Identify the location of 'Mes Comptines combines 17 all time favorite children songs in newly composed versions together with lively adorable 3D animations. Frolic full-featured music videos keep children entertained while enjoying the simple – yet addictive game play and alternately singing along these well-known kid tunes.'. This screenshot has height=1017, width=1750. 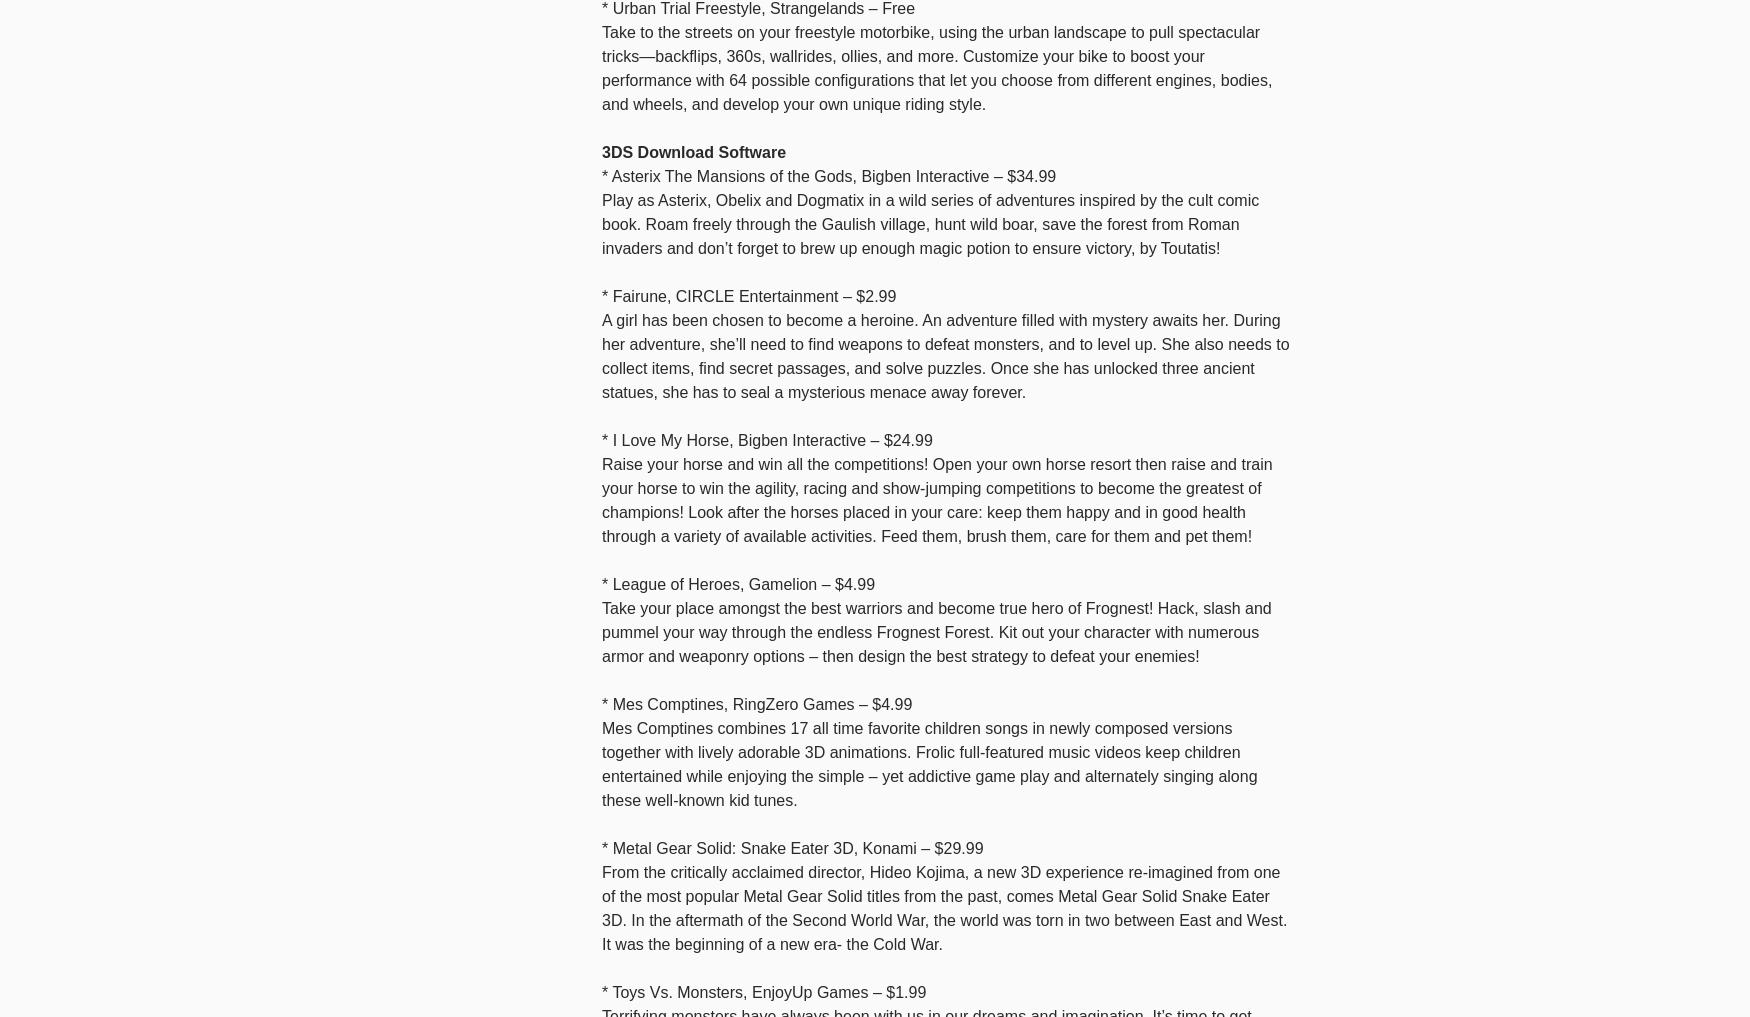
(928, 763).